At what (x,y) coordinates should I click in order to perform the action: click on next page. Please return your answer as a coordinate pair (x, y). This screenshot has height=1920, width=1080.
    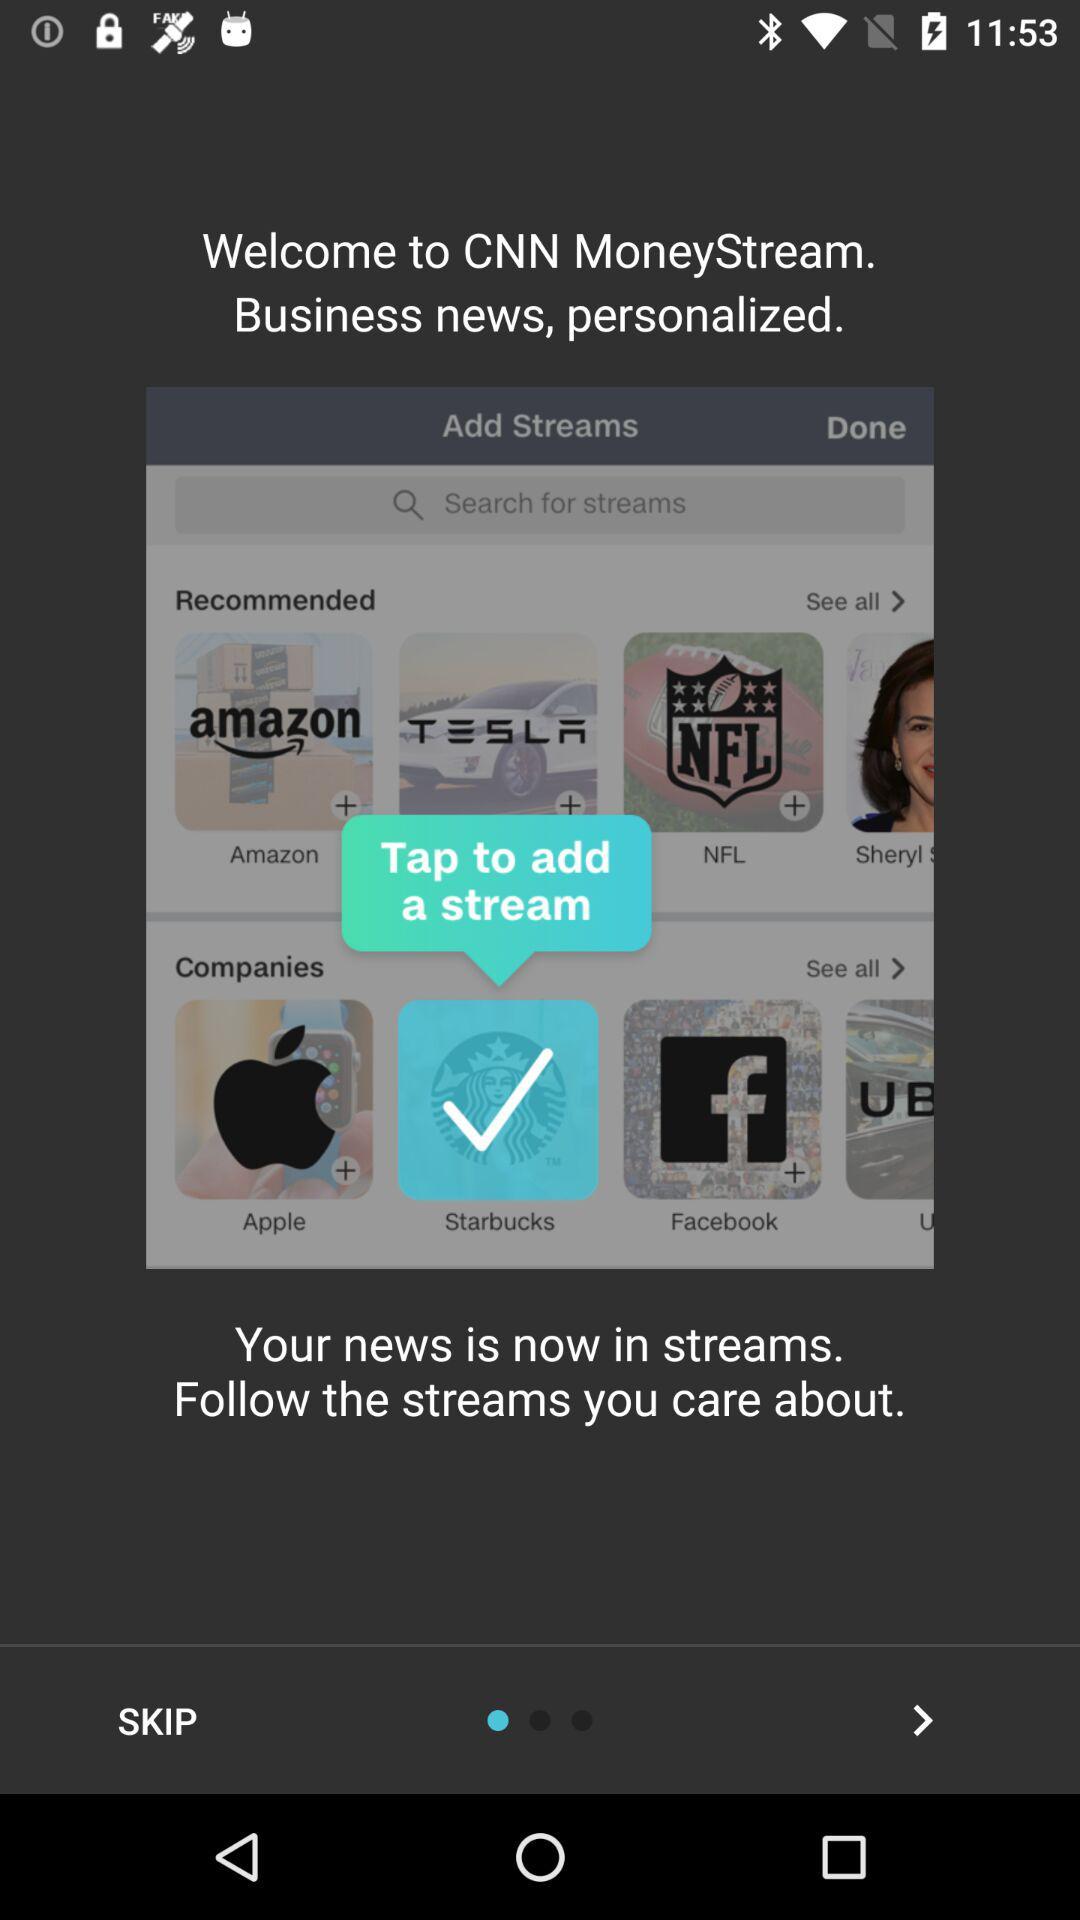
    Looking at the image, I should click on (922, 1719).